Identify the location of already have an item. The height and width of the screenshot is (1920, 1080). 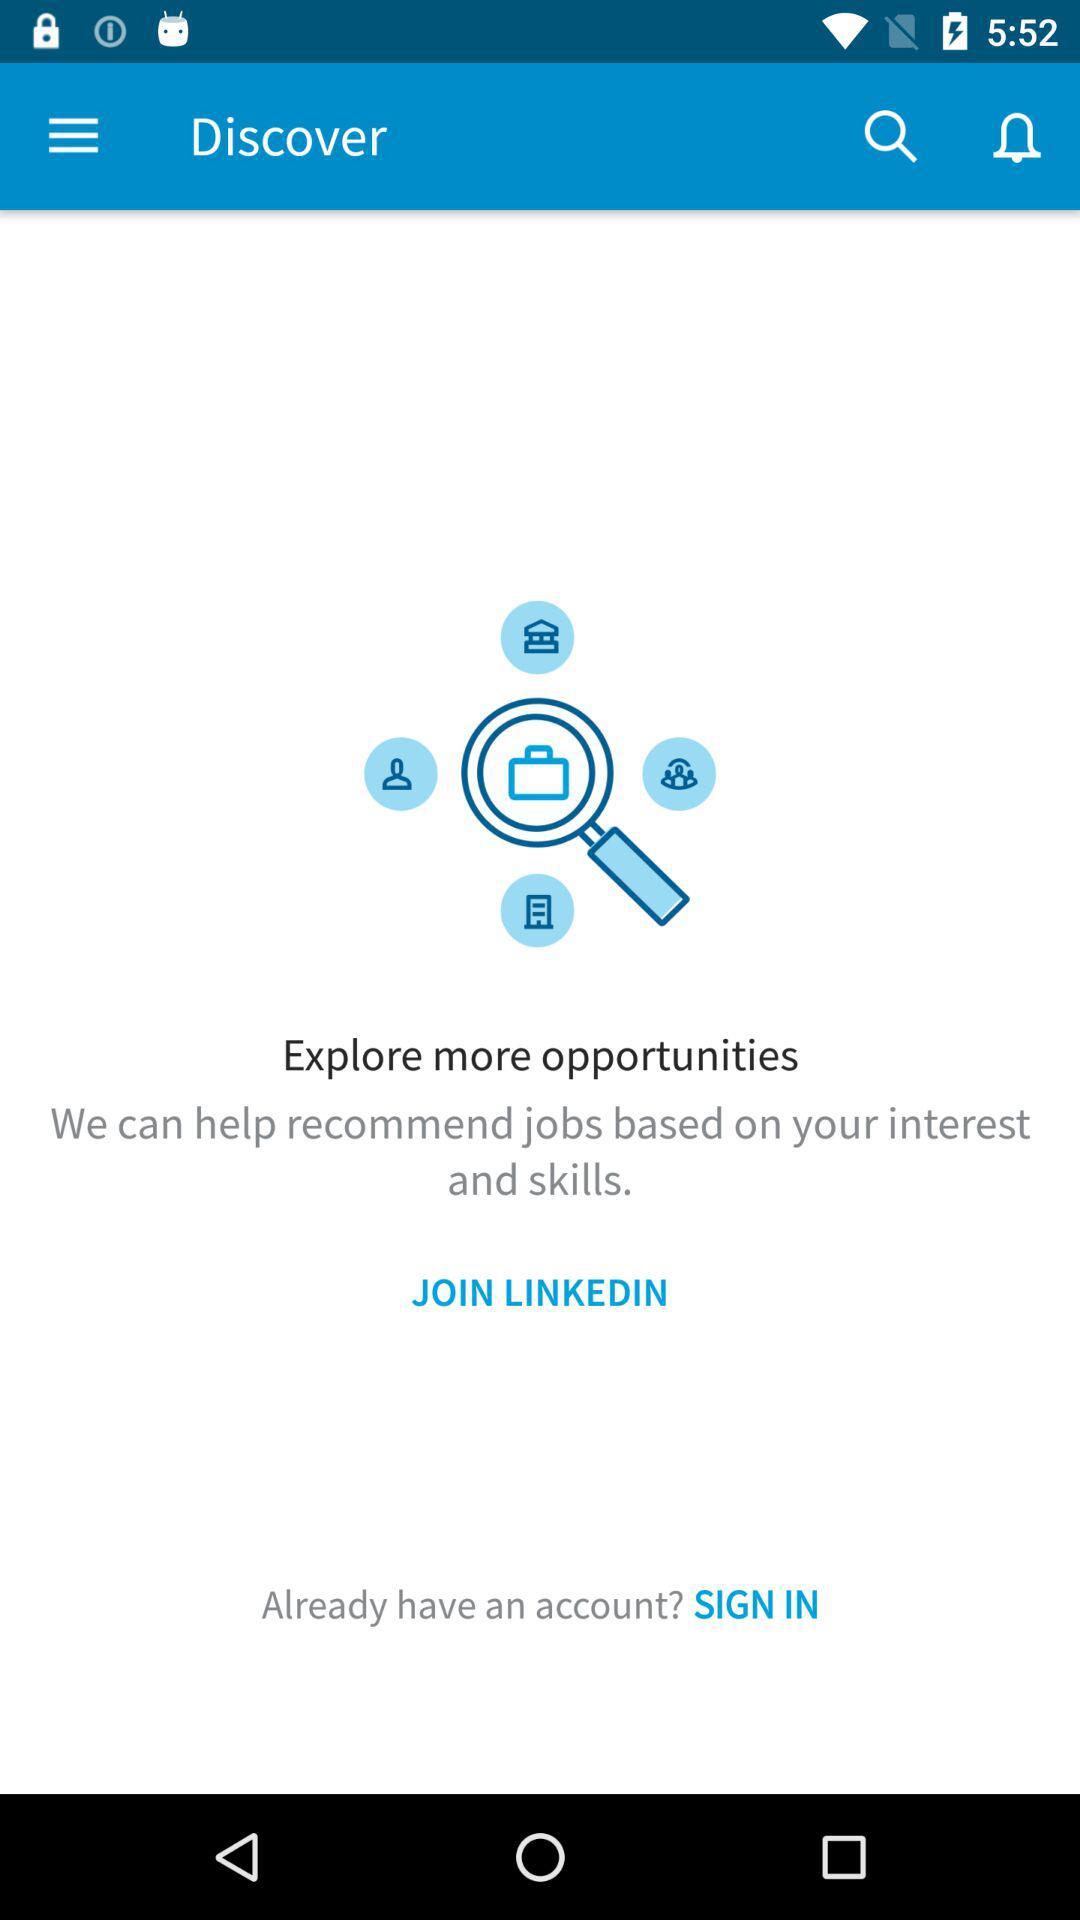
(540, 1604).